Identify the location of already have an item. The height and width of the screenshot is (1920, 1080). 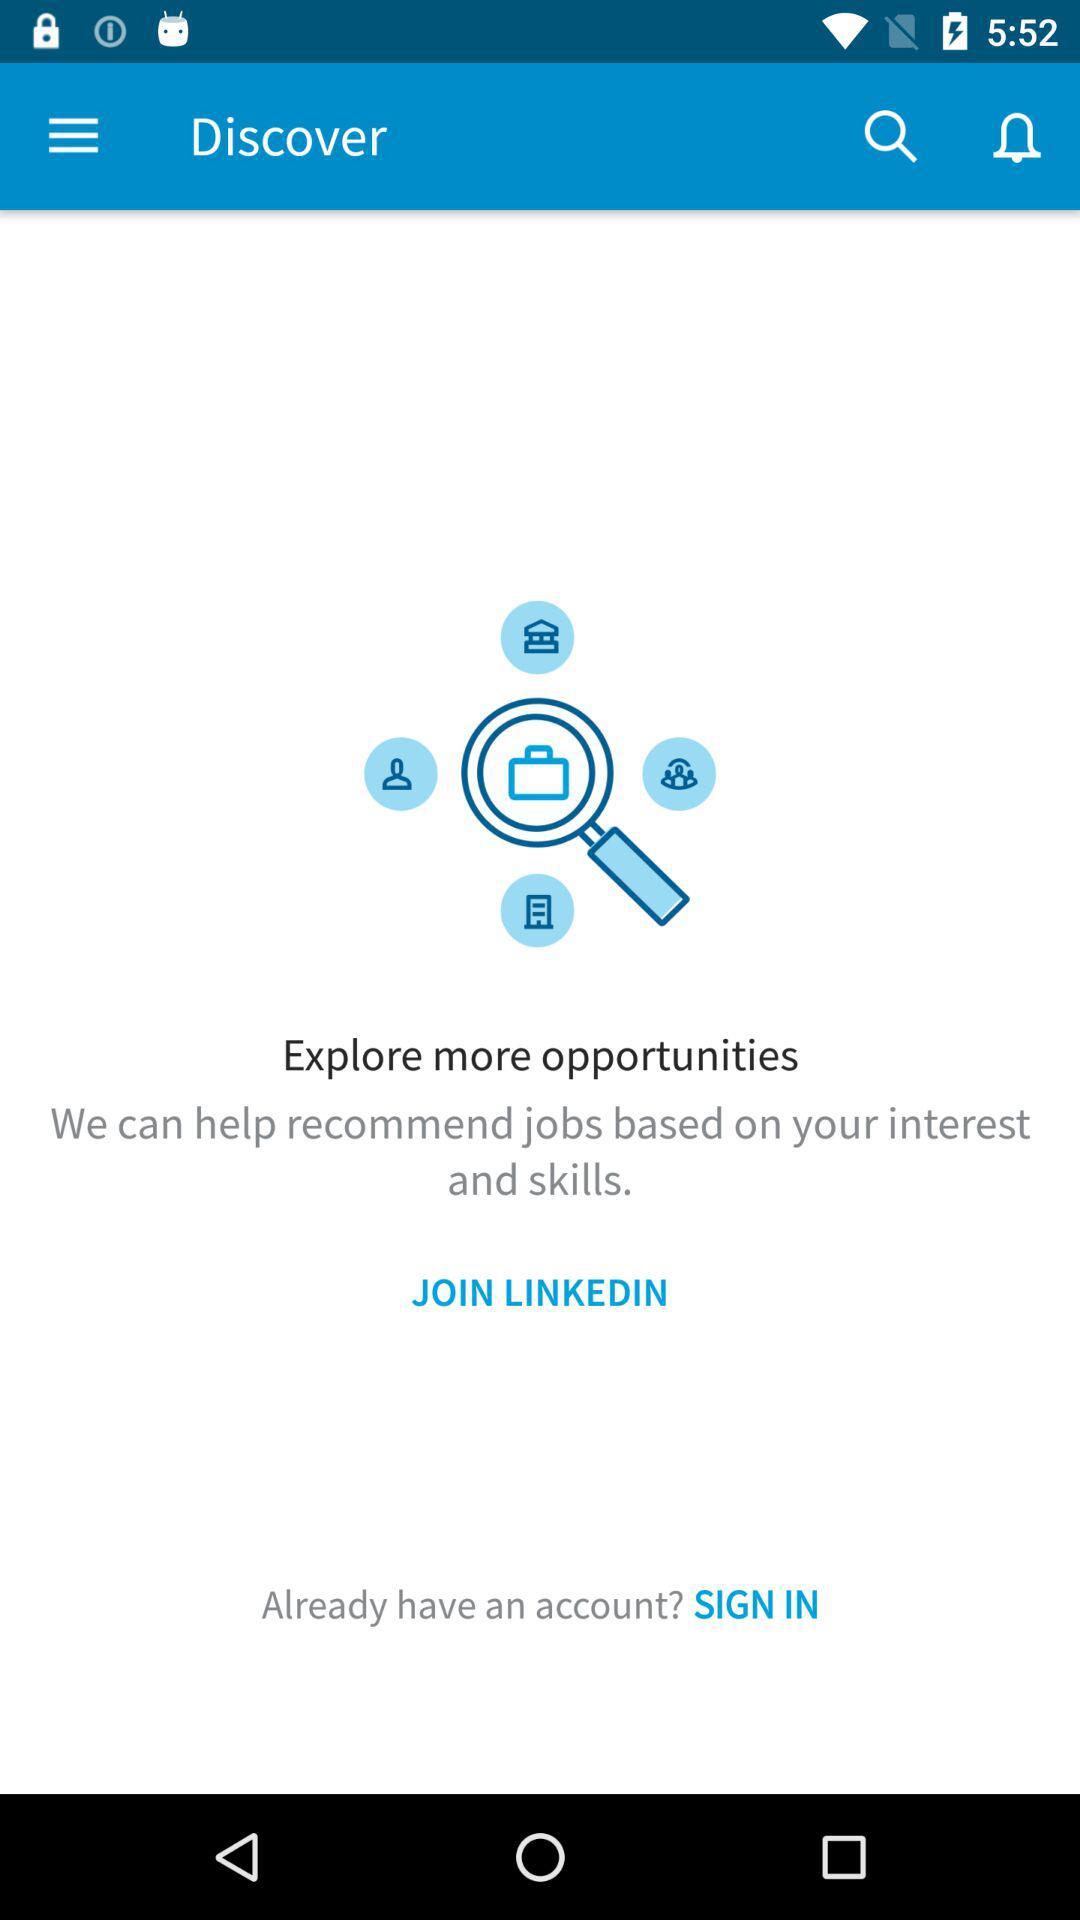
(540, 1604).